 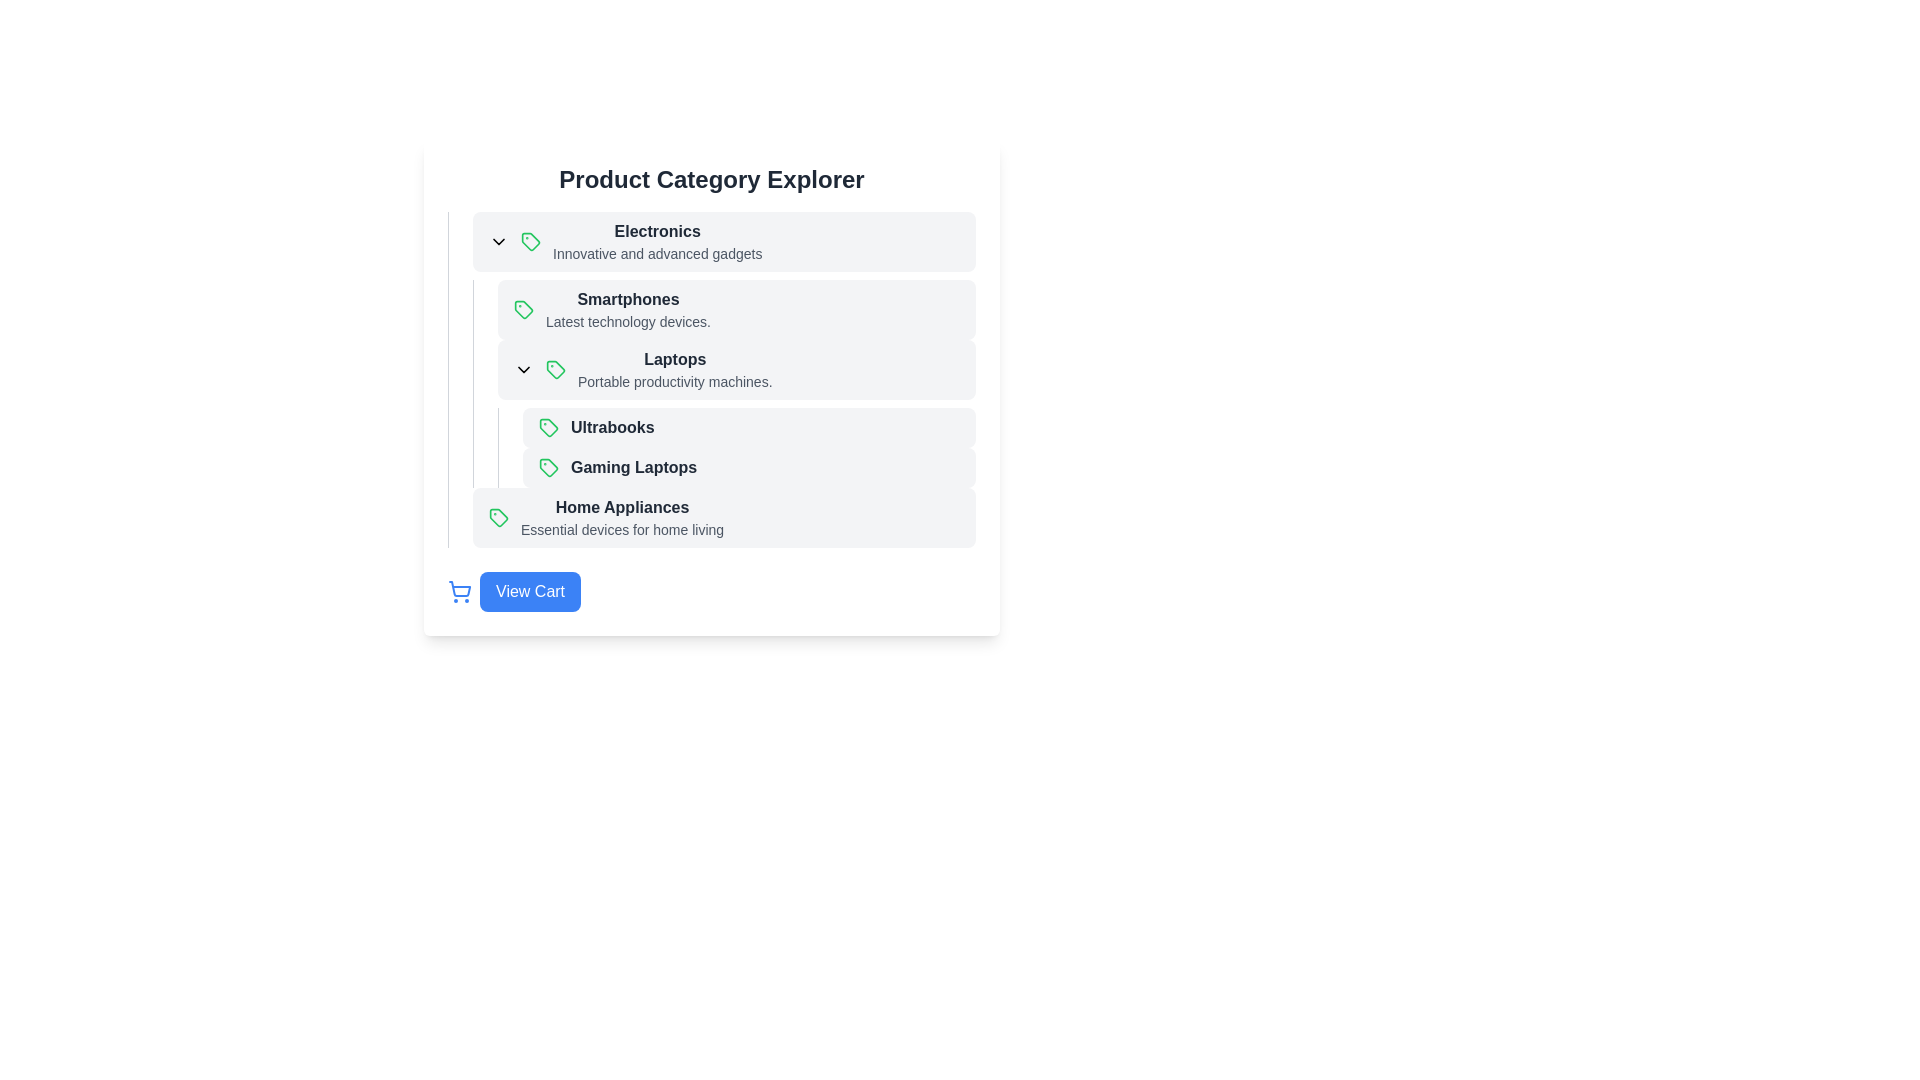 What do you see at coordinates (723, 241) in the screenshot?
I see `the first list item in the 'Product Category Explorer' section` at bounding box center [723, 241].